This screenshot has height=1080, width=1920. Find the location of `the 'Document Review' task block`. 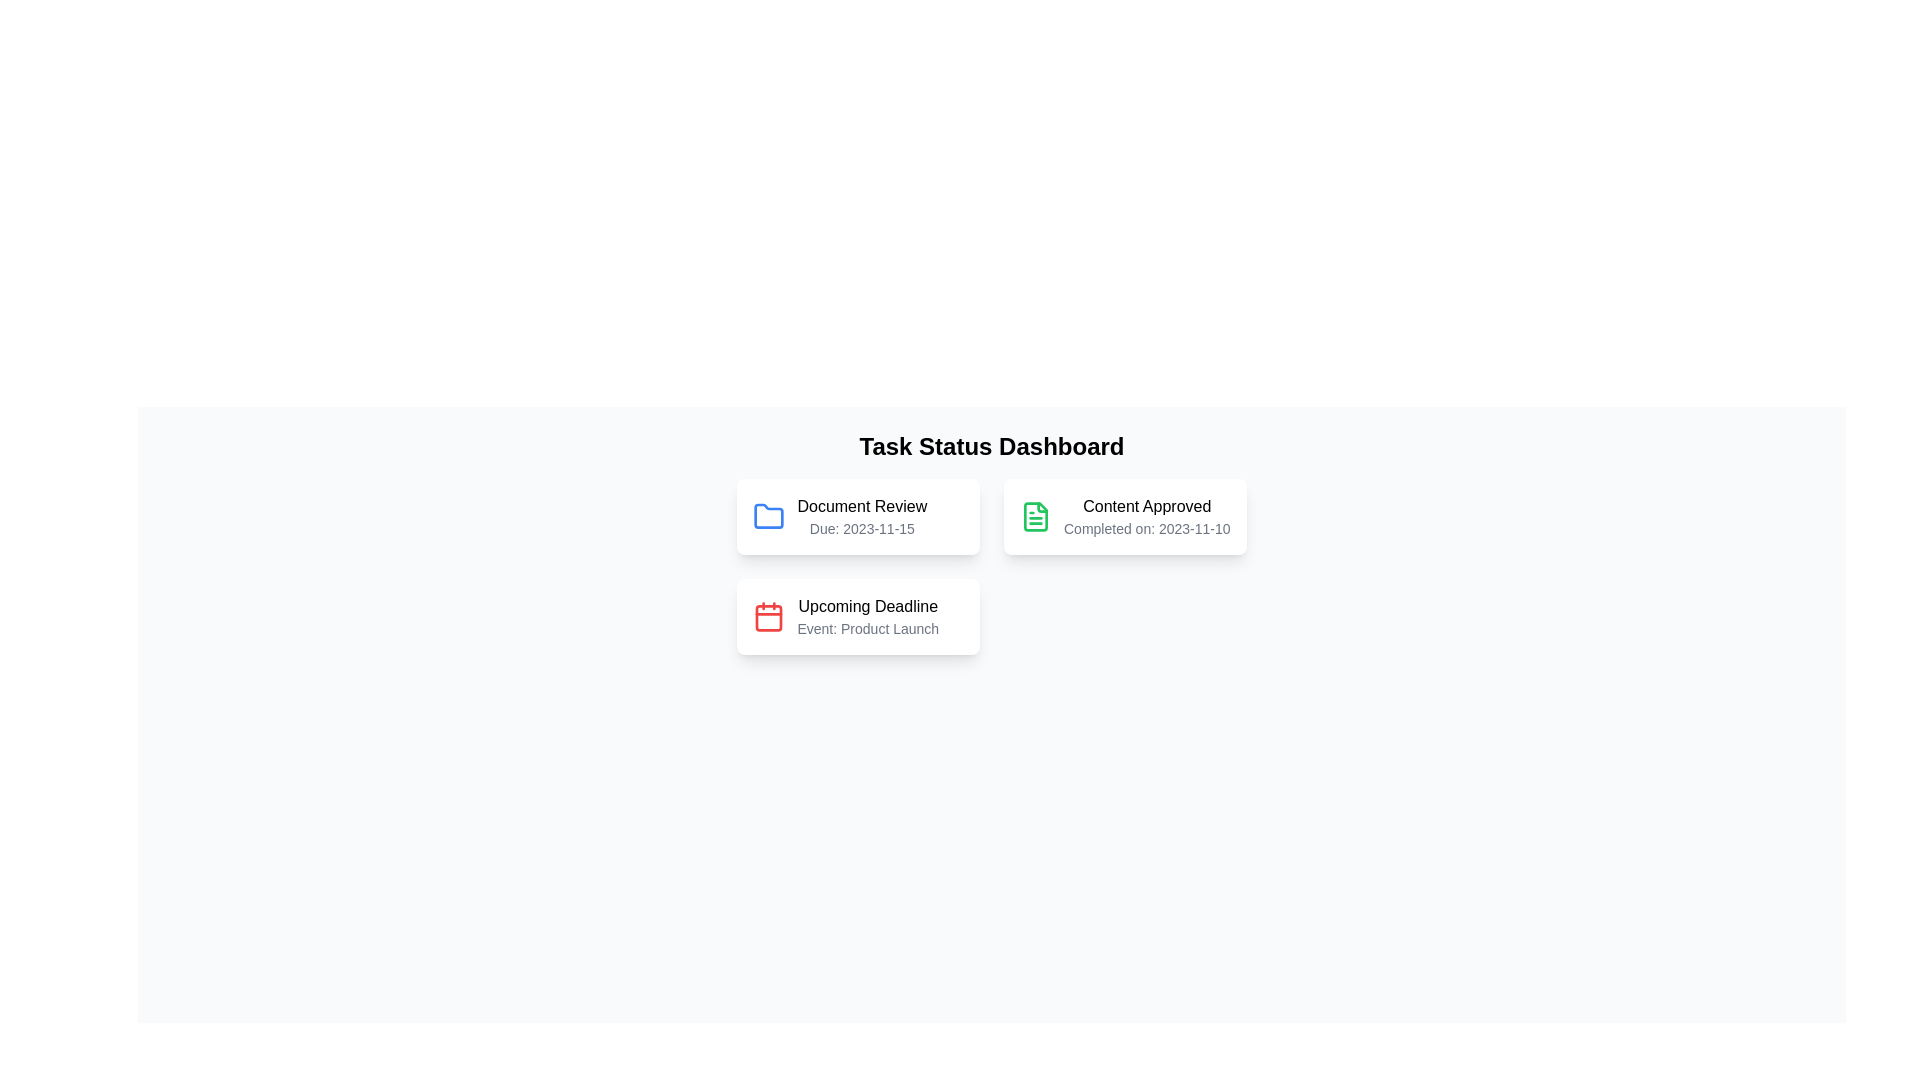

the 'Document Review' task block is located at coordinates (862, 515).